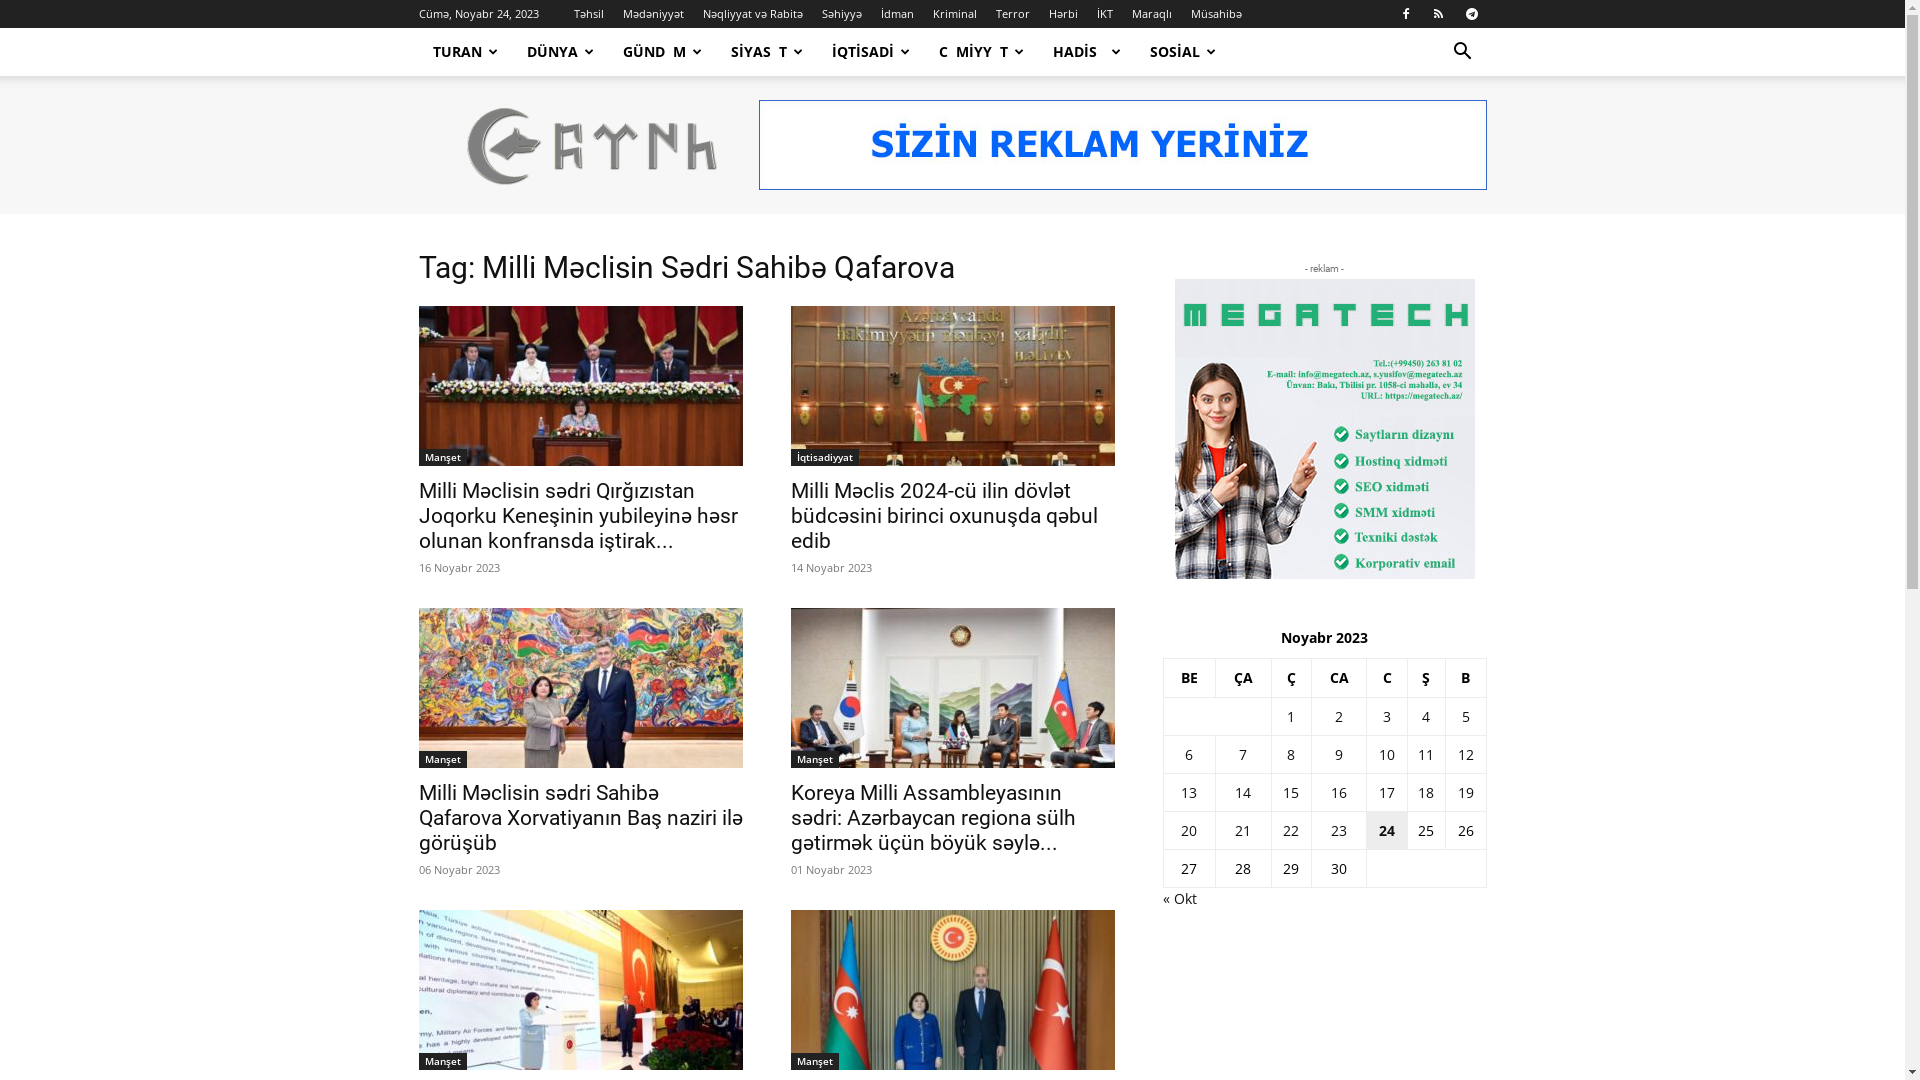 Image resolution: width=1920 pixels, height=1080 pixels. What do you see at coordinates (1465, 715) in the screenshot?
I see `'5'` at bounding box center [1465, 715].